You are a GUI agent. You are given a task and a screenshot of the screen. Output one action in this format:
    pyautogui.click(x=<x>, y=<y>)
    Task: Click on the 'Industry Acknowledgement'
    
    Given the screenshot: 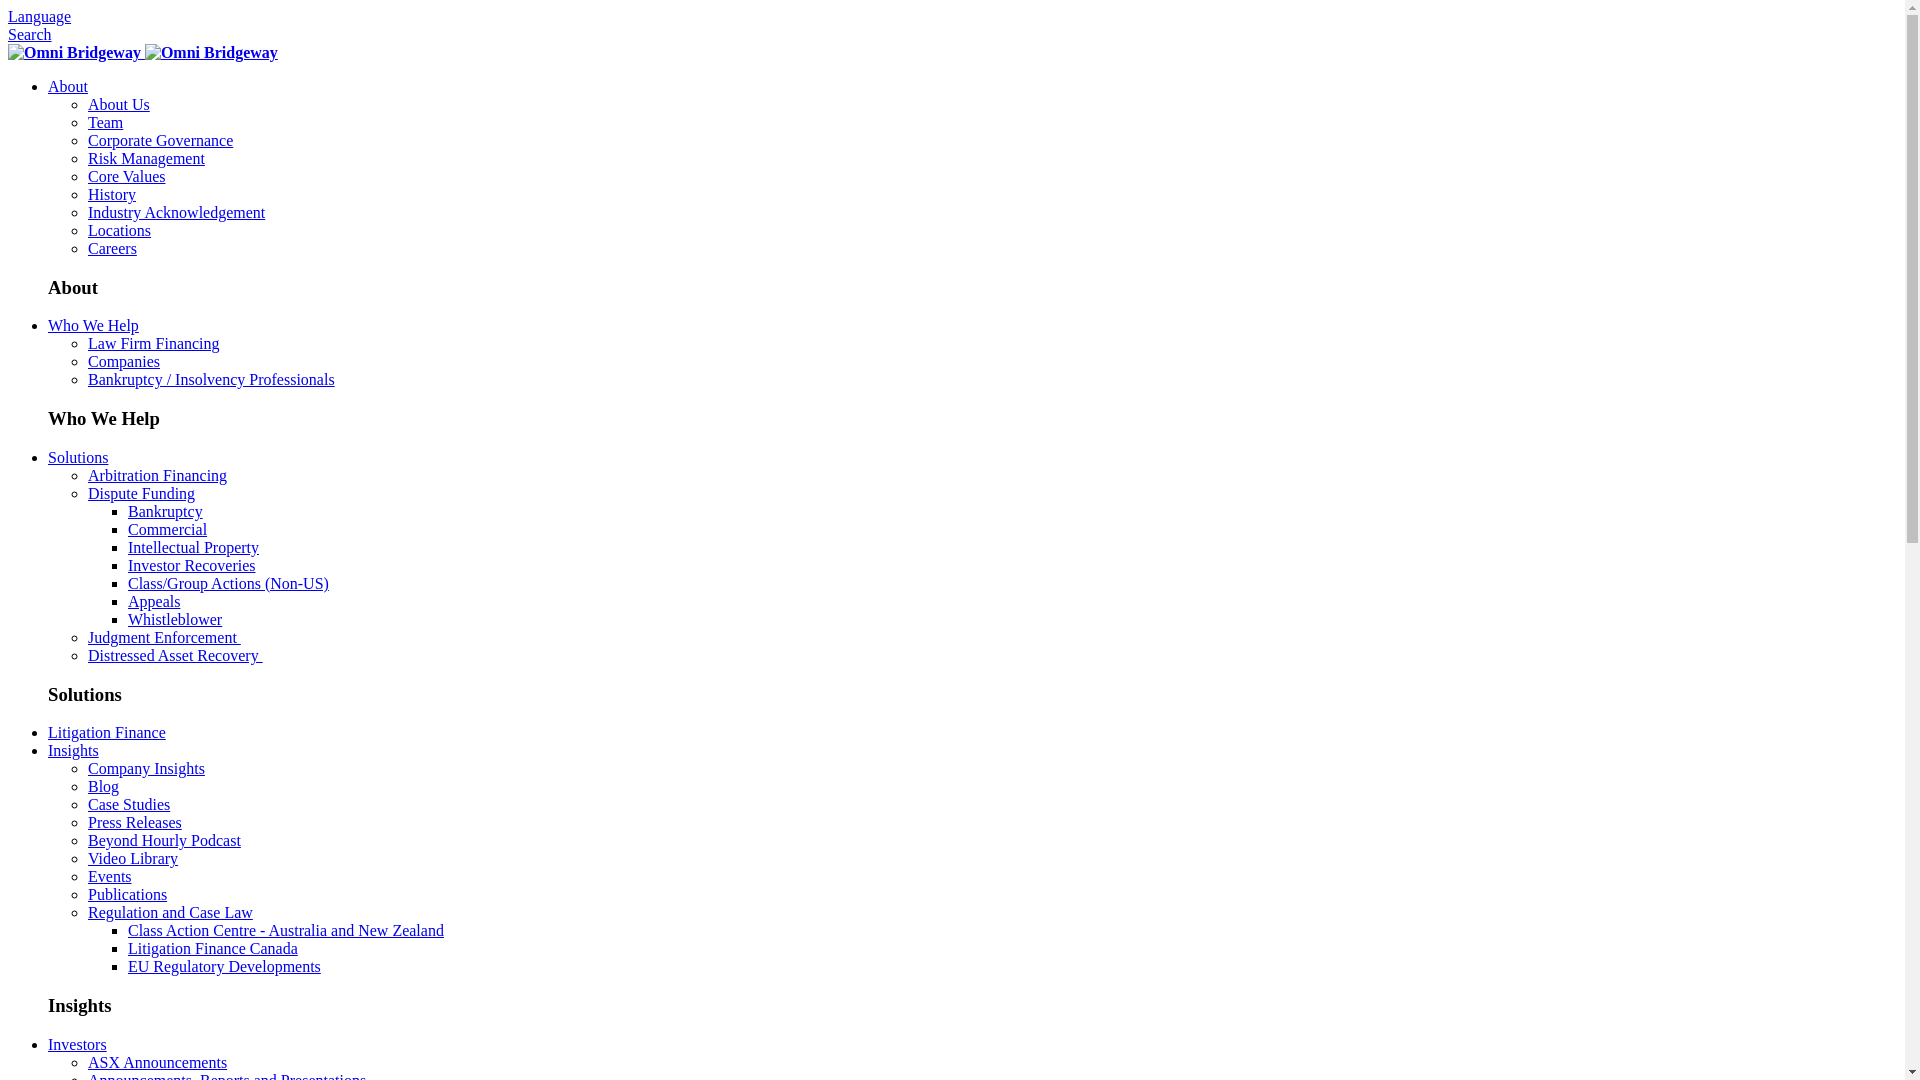 What is the action you would take?
    pyautogui.click(x=176, y=212)
    